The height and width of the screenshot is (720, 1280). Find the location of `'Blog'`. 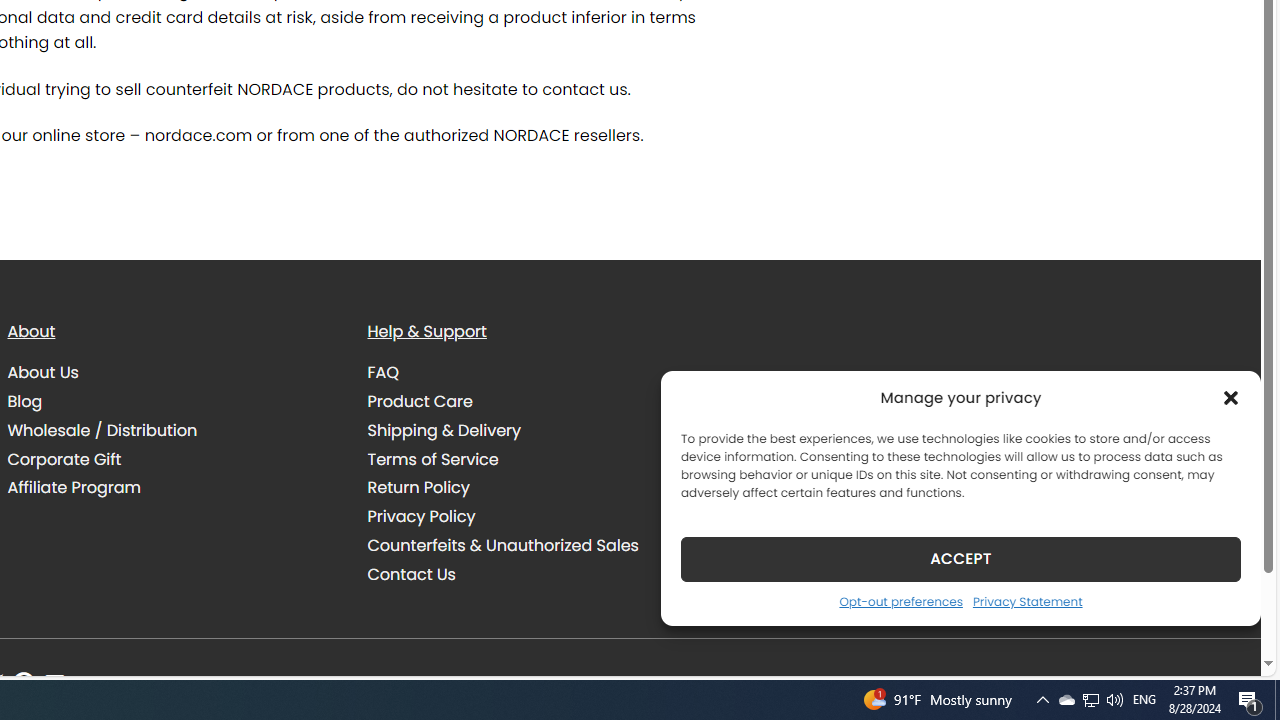

'Blog' is located at coordinates (24, 401).